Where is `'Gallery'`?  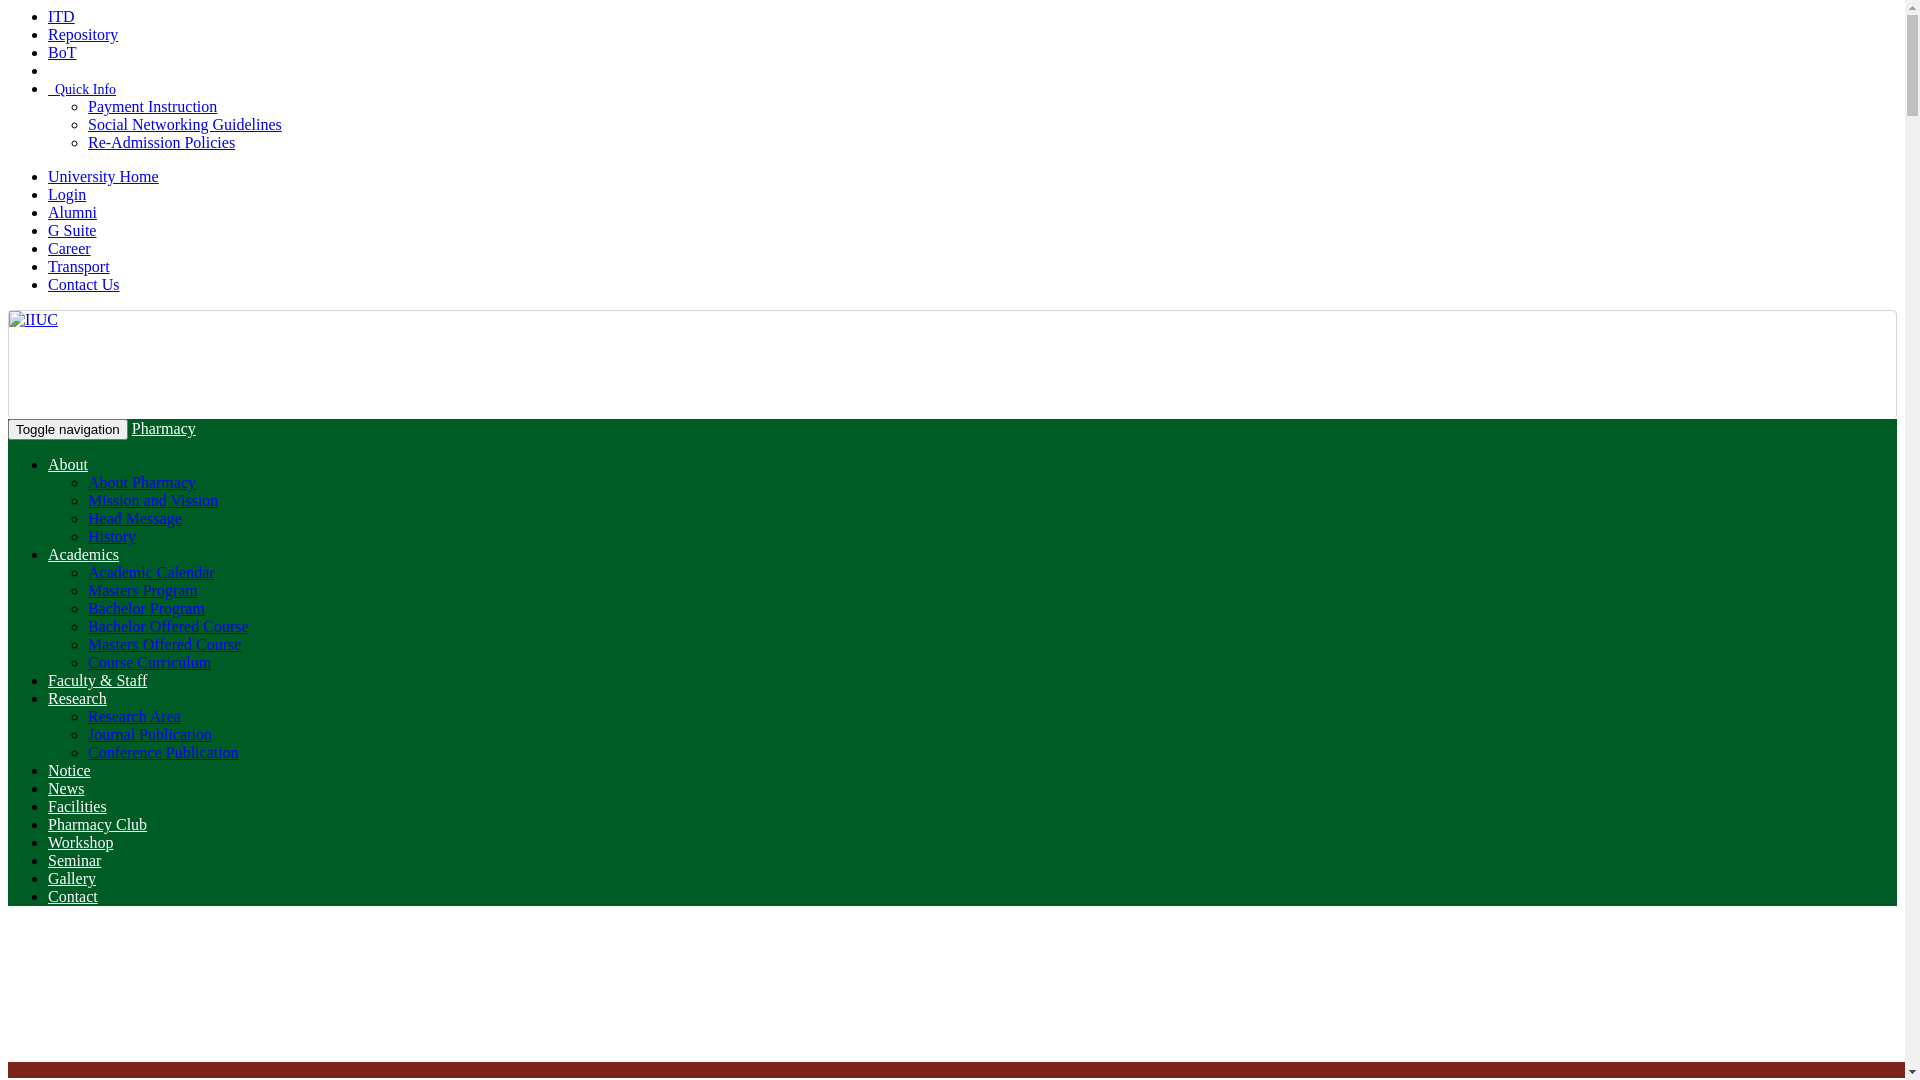 'Gallery' is located at coordinates (72, 877).